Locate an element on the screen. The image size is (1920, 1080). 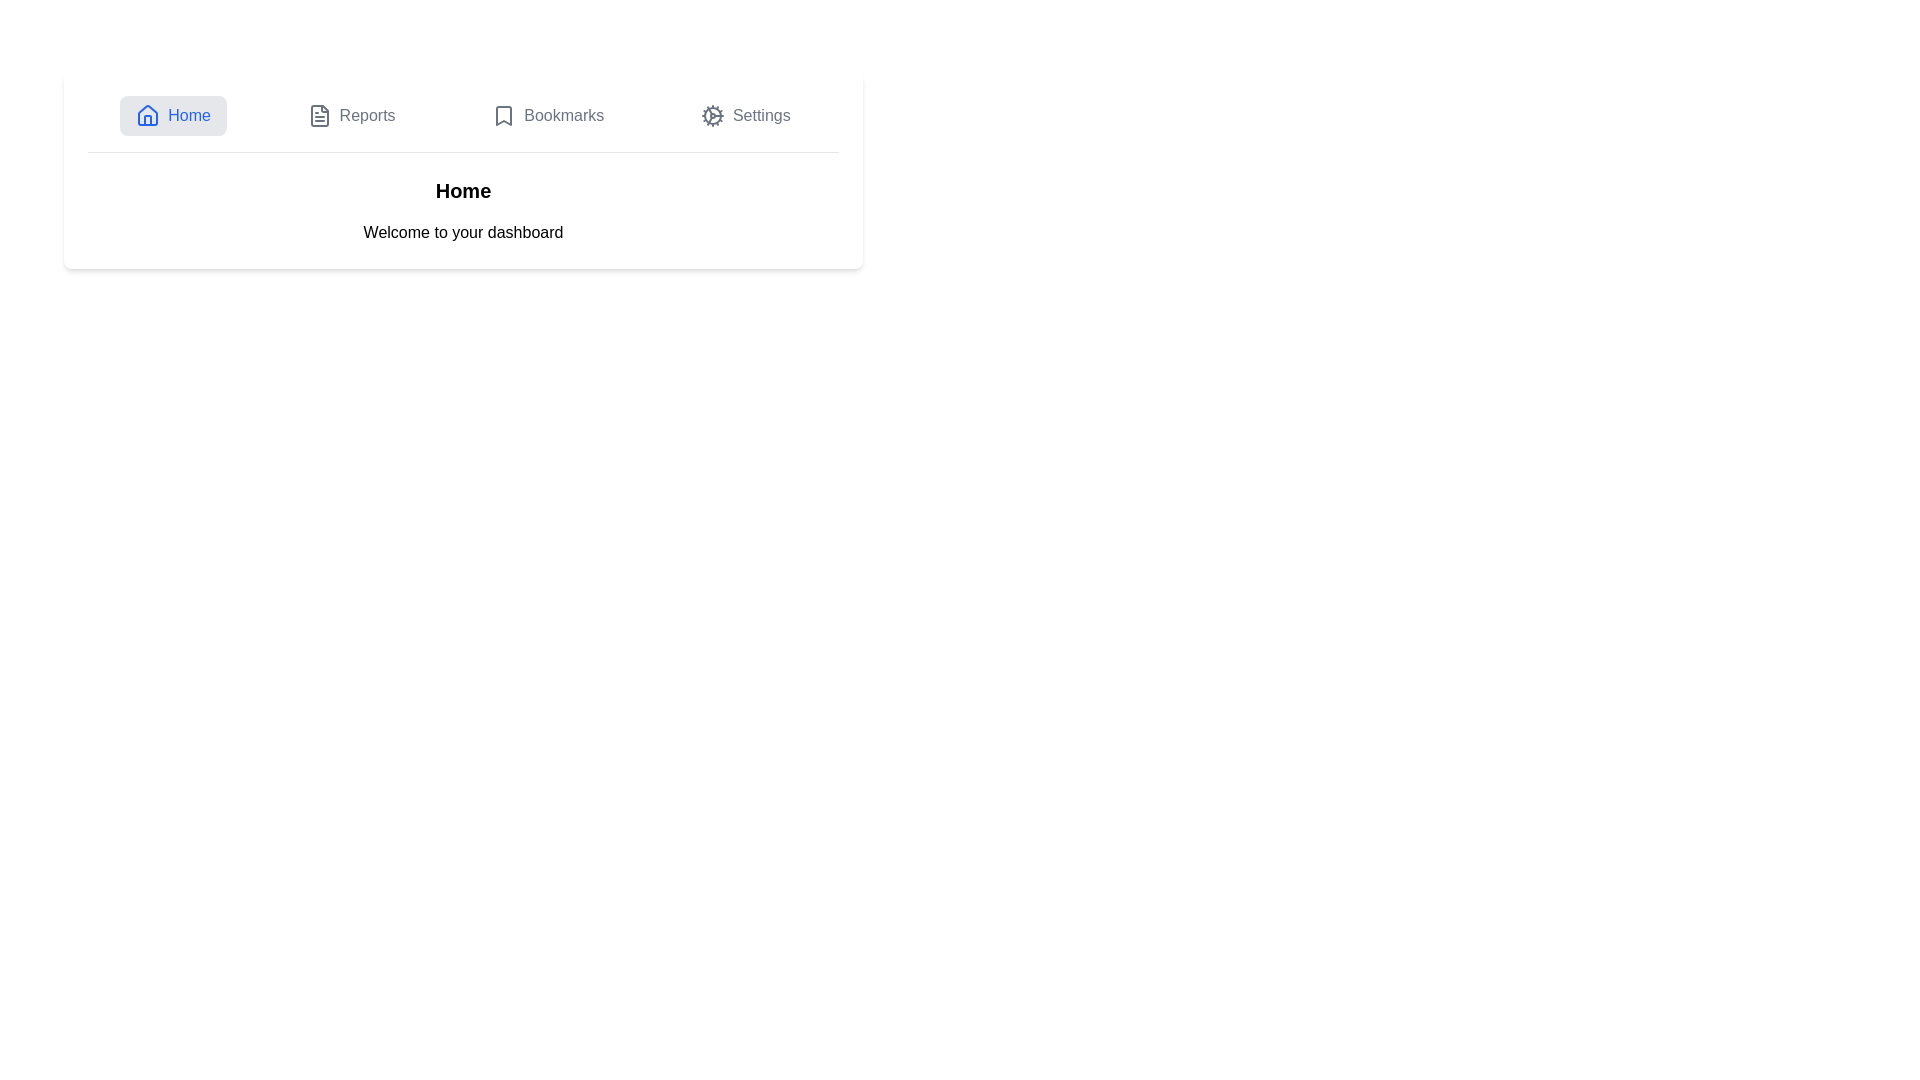
the settings navigation button, which is the fourth option in the horizontal navigation bar is located at coordinates (744, 115).